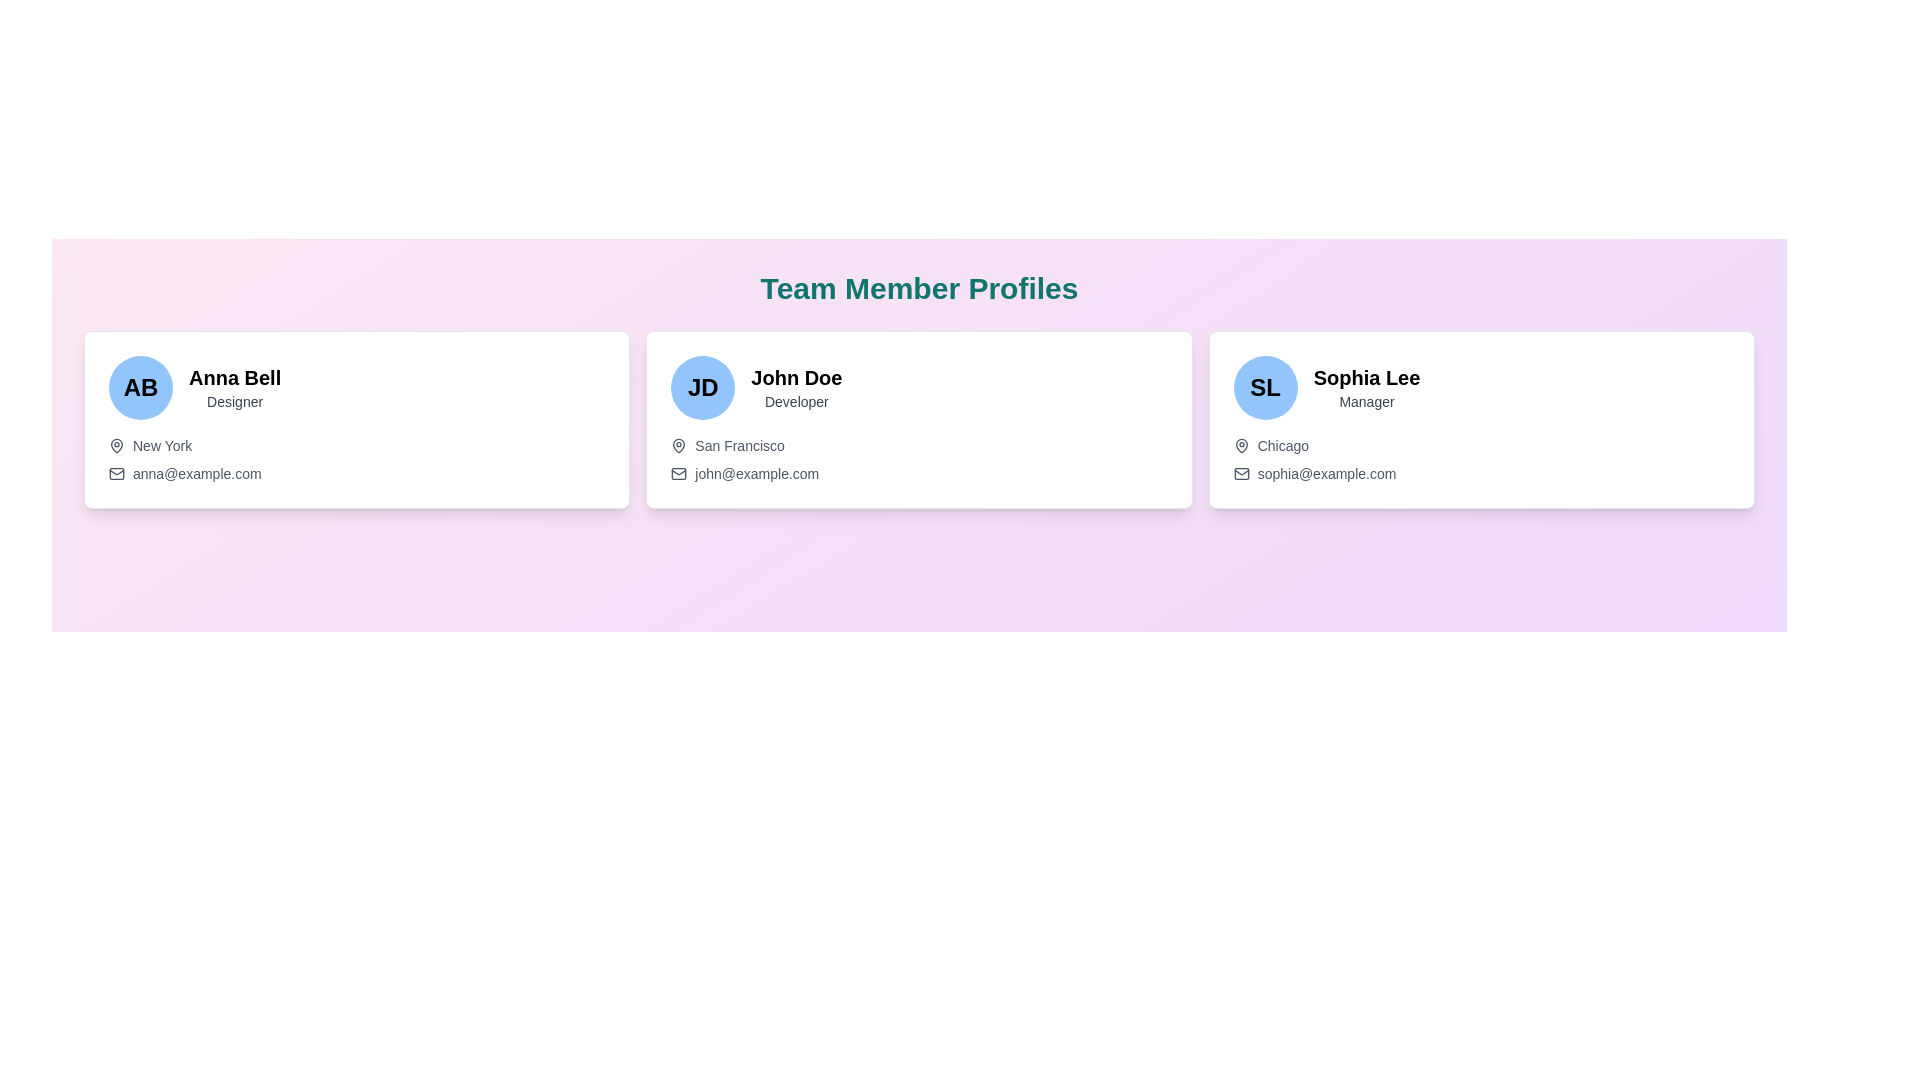 The image size is (1920, 1080). What do you see at coordinates (235, 388) in the screenshot?
I see `the Text Display element that shows the name 'Anna Bell' and the role 'Designer', located below the circular blue initials 'AB' in the upper left section of the team profiles card` at bounding box center [235, 388].